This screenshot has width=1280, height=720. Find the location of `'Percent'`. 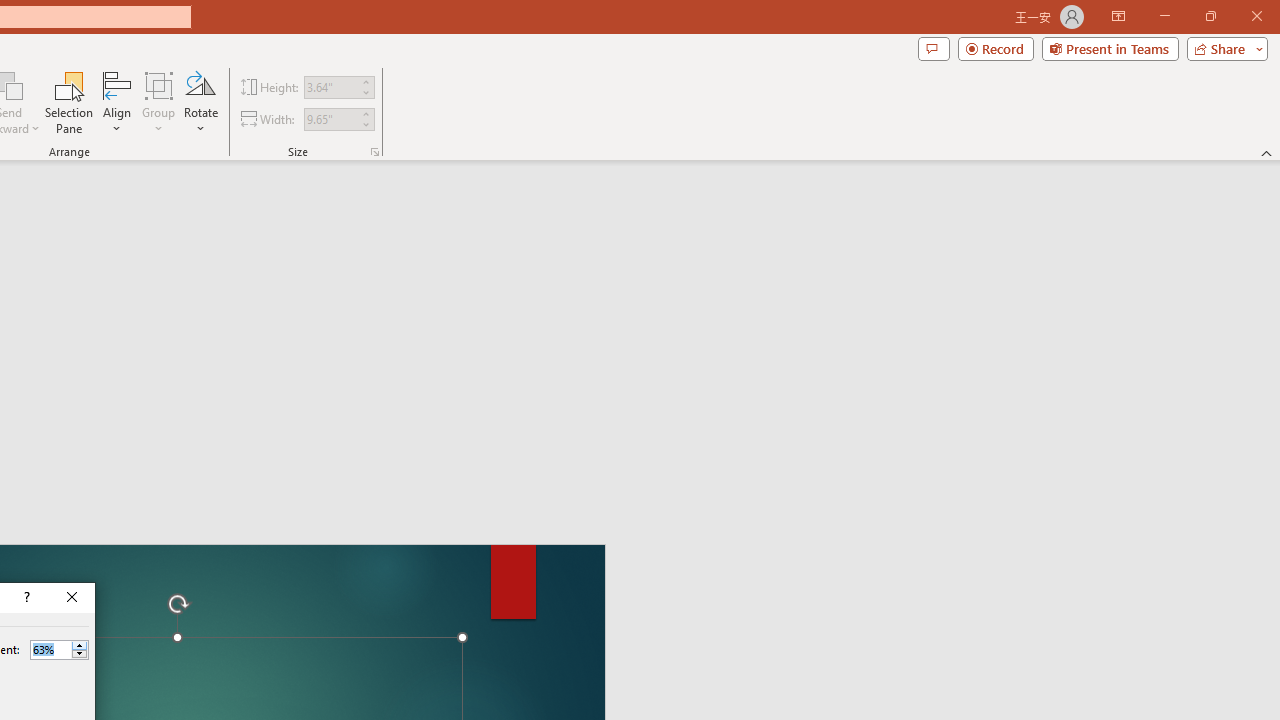

'Percent' is located at coordinates (59, 650).